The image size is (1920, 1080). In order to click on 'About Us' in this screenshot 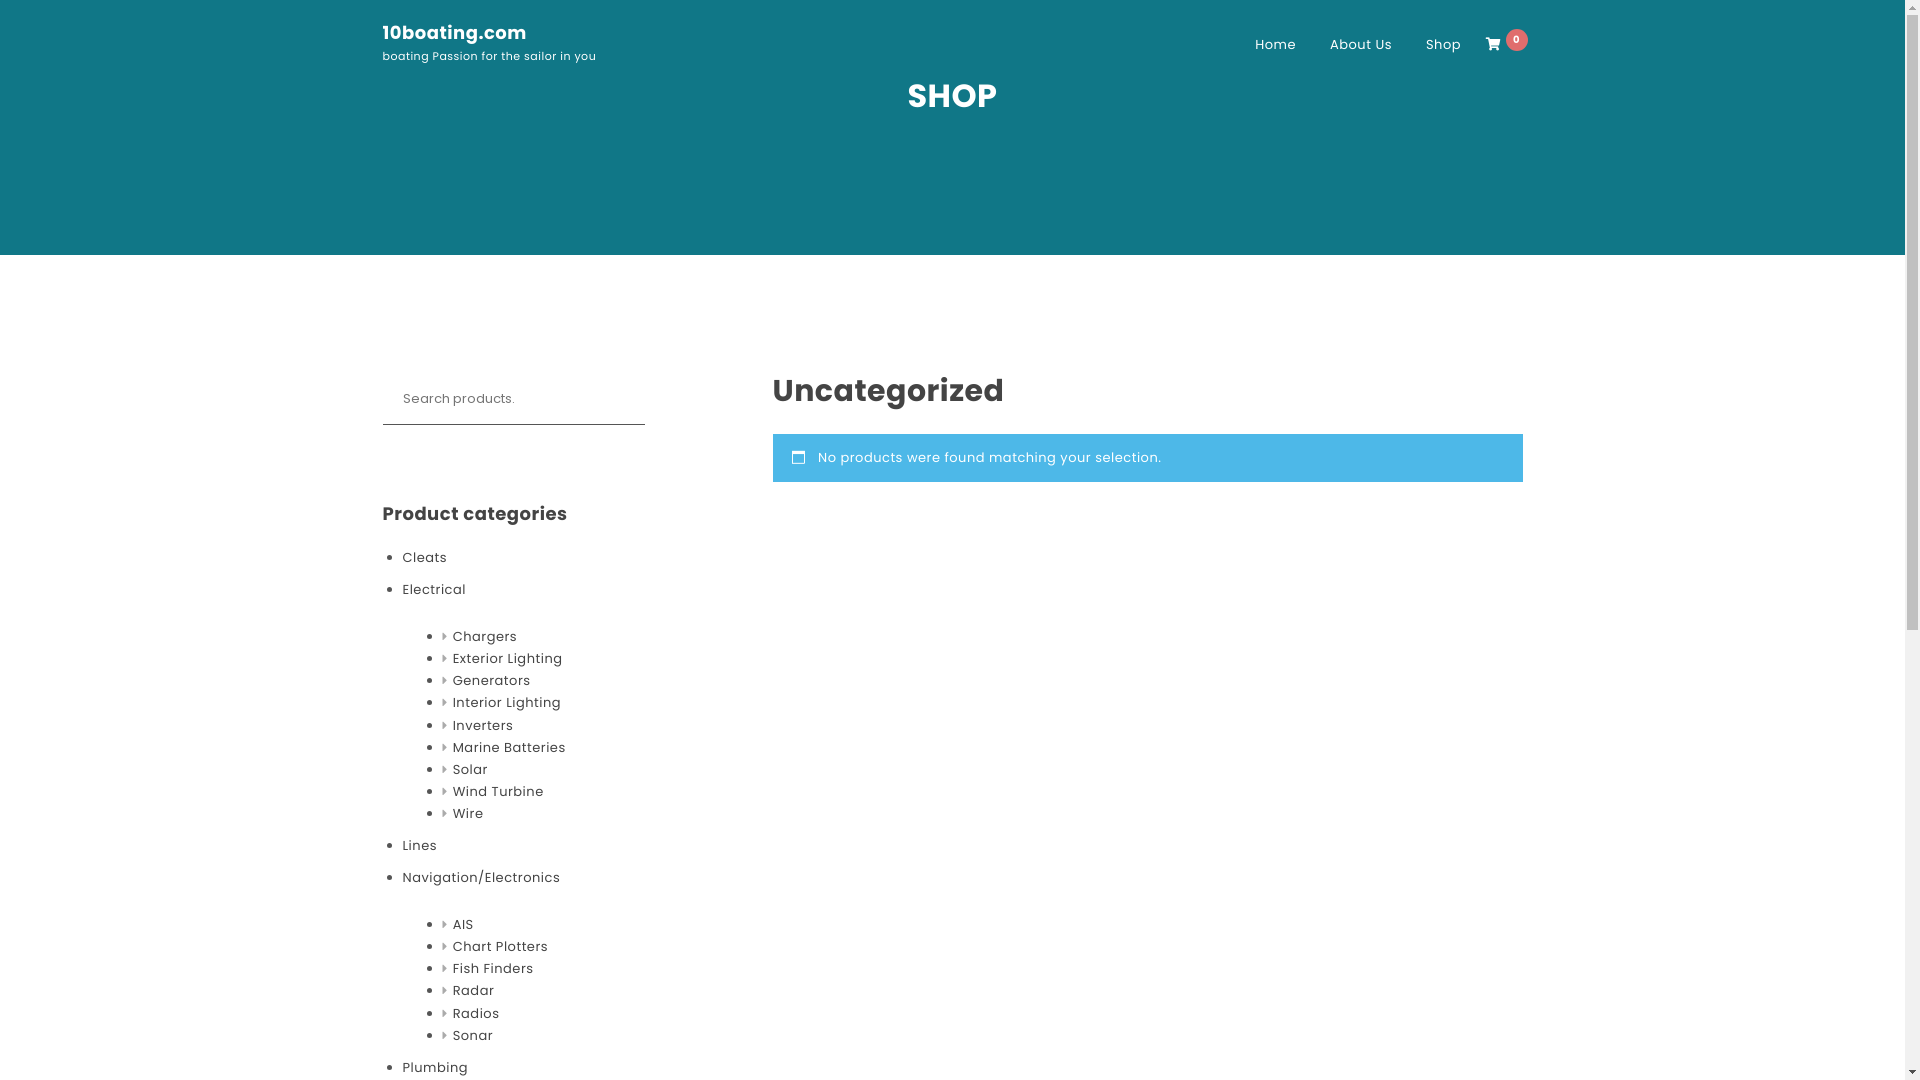, I will do `click(1360, 45)`.